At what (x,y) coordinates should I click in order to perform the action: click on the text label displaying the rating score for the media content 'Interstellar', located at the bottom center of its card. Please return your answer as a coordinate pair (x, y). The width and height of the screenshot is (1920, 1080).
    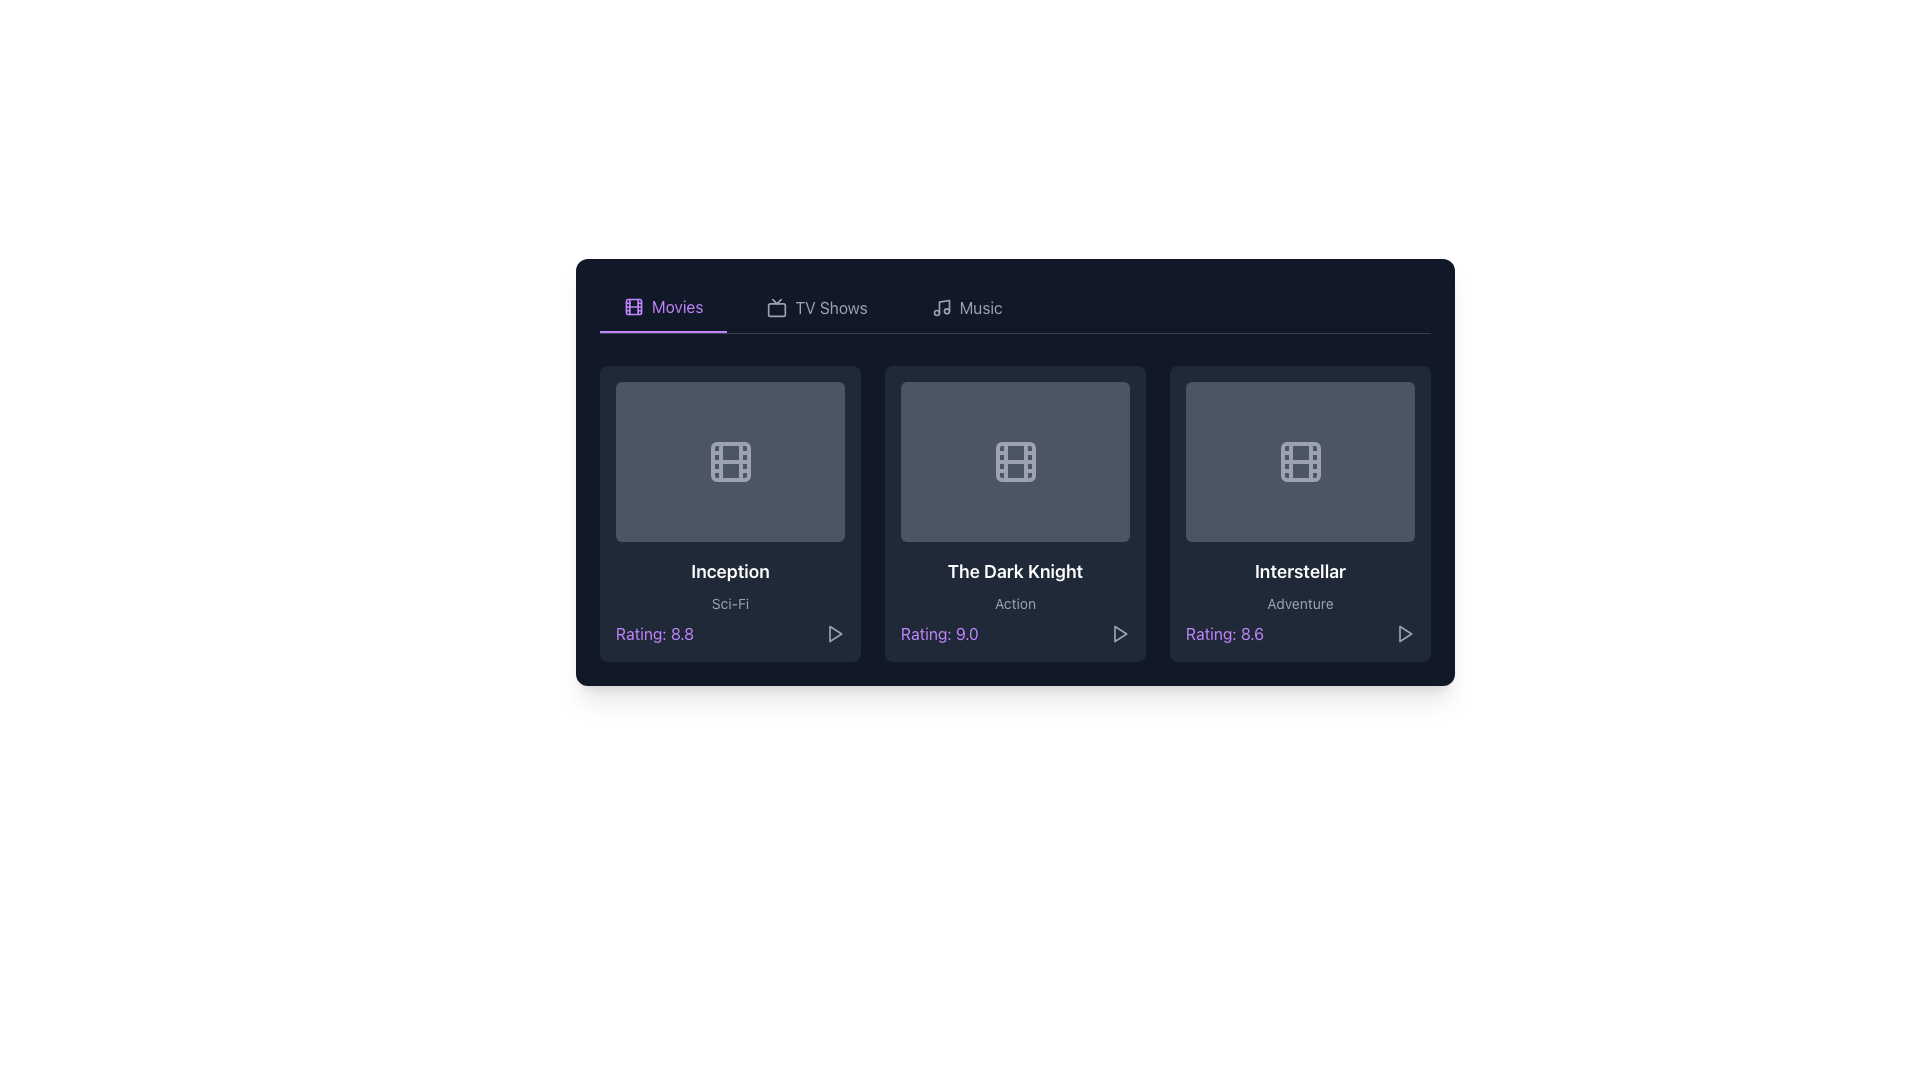
    Looking at the image, I should click on (1223, 633).